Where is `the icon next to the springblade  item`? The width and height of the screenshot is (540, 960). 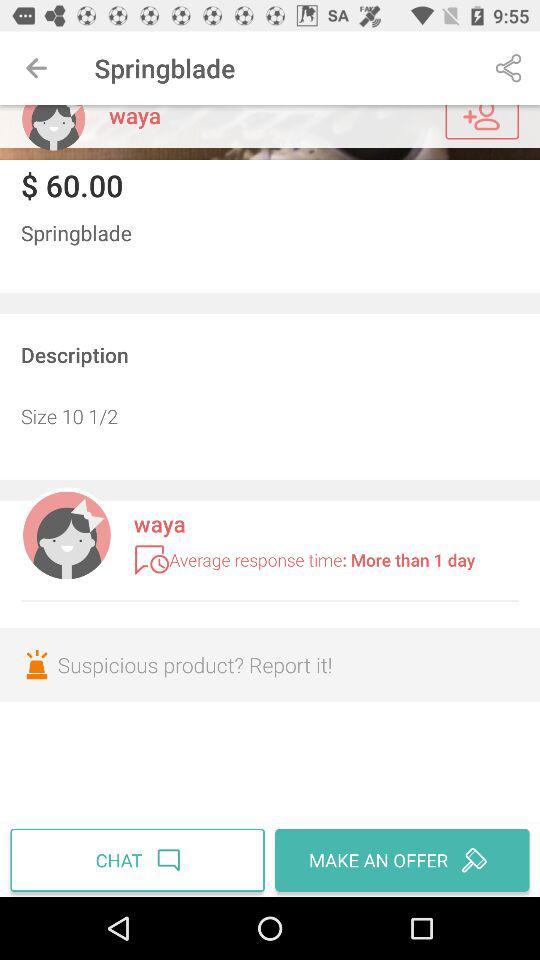 the icon next to the springblade  item is located at coordinates (36, 68).